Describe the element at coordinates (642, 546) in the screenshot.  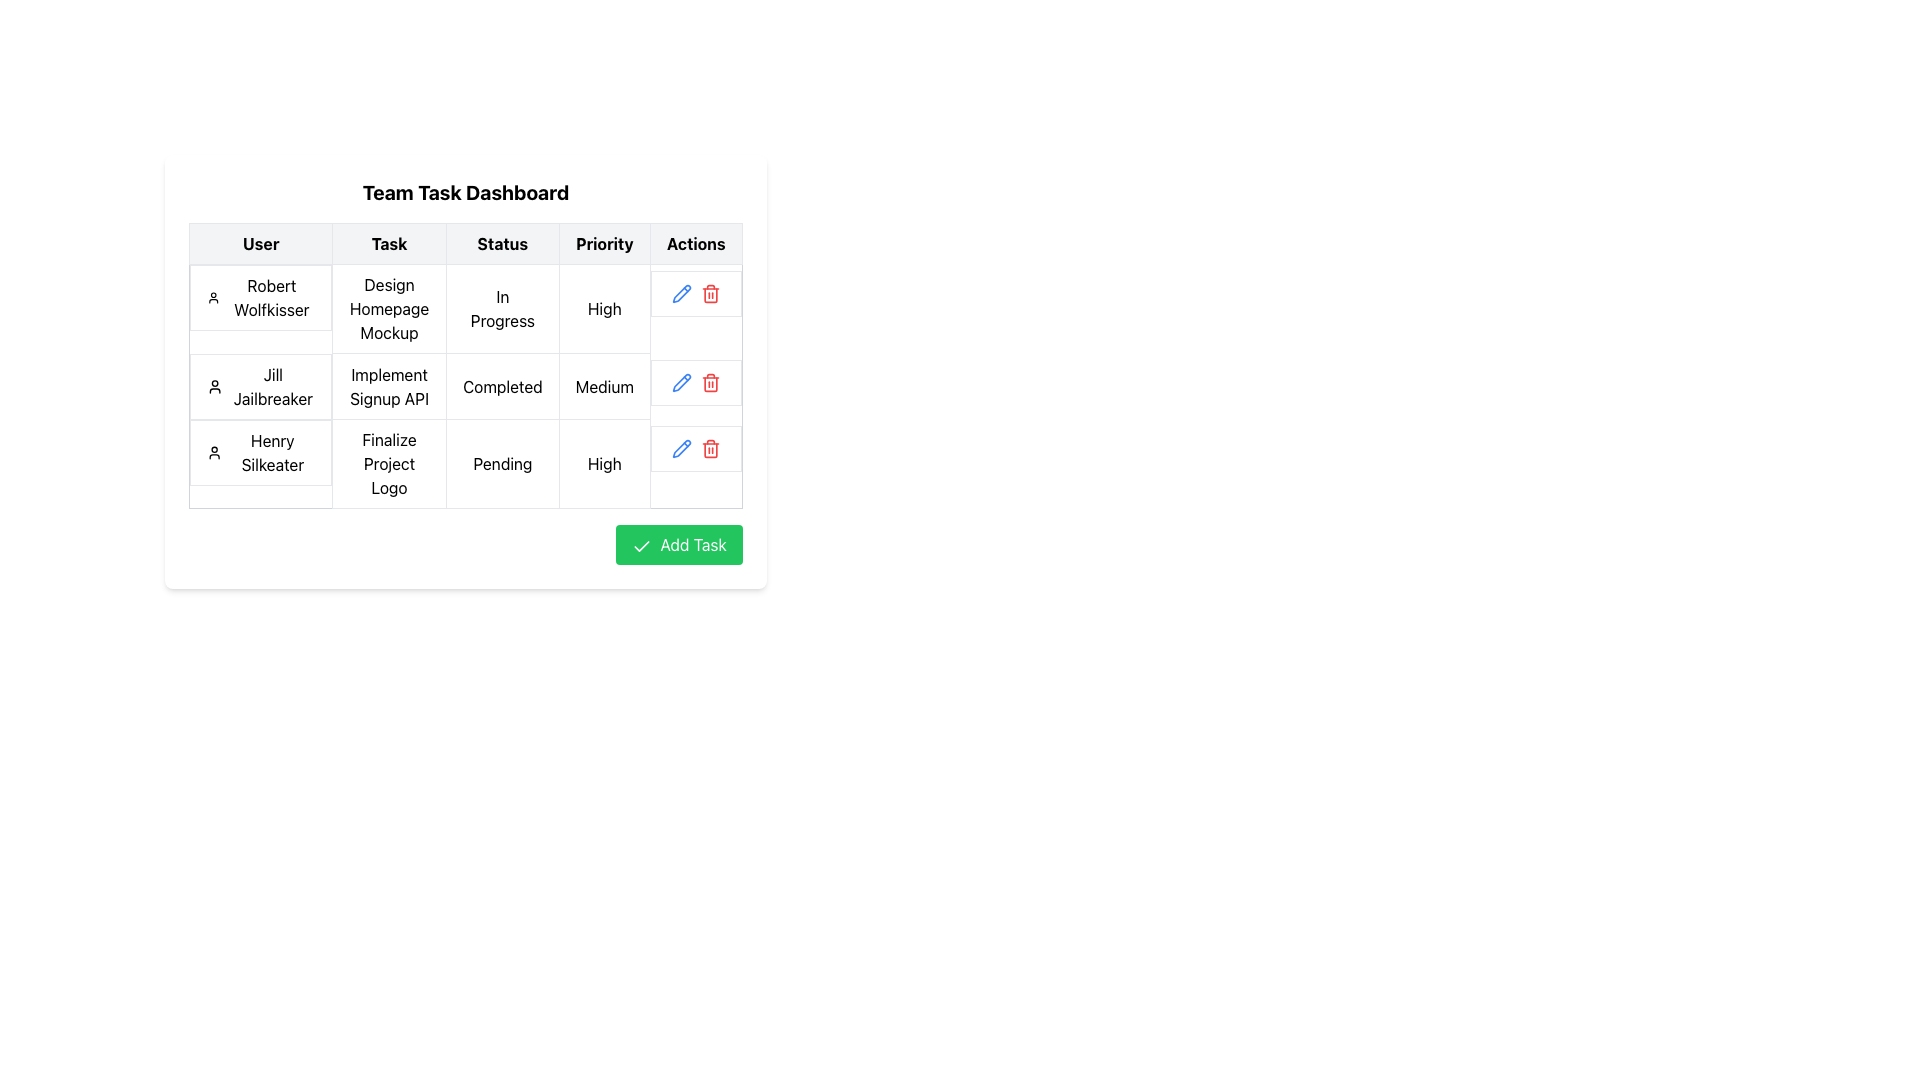
I see `the confirmation icon located inside the green 'Add Task' button at the bottom right of the main task dashboard interface` at that location.